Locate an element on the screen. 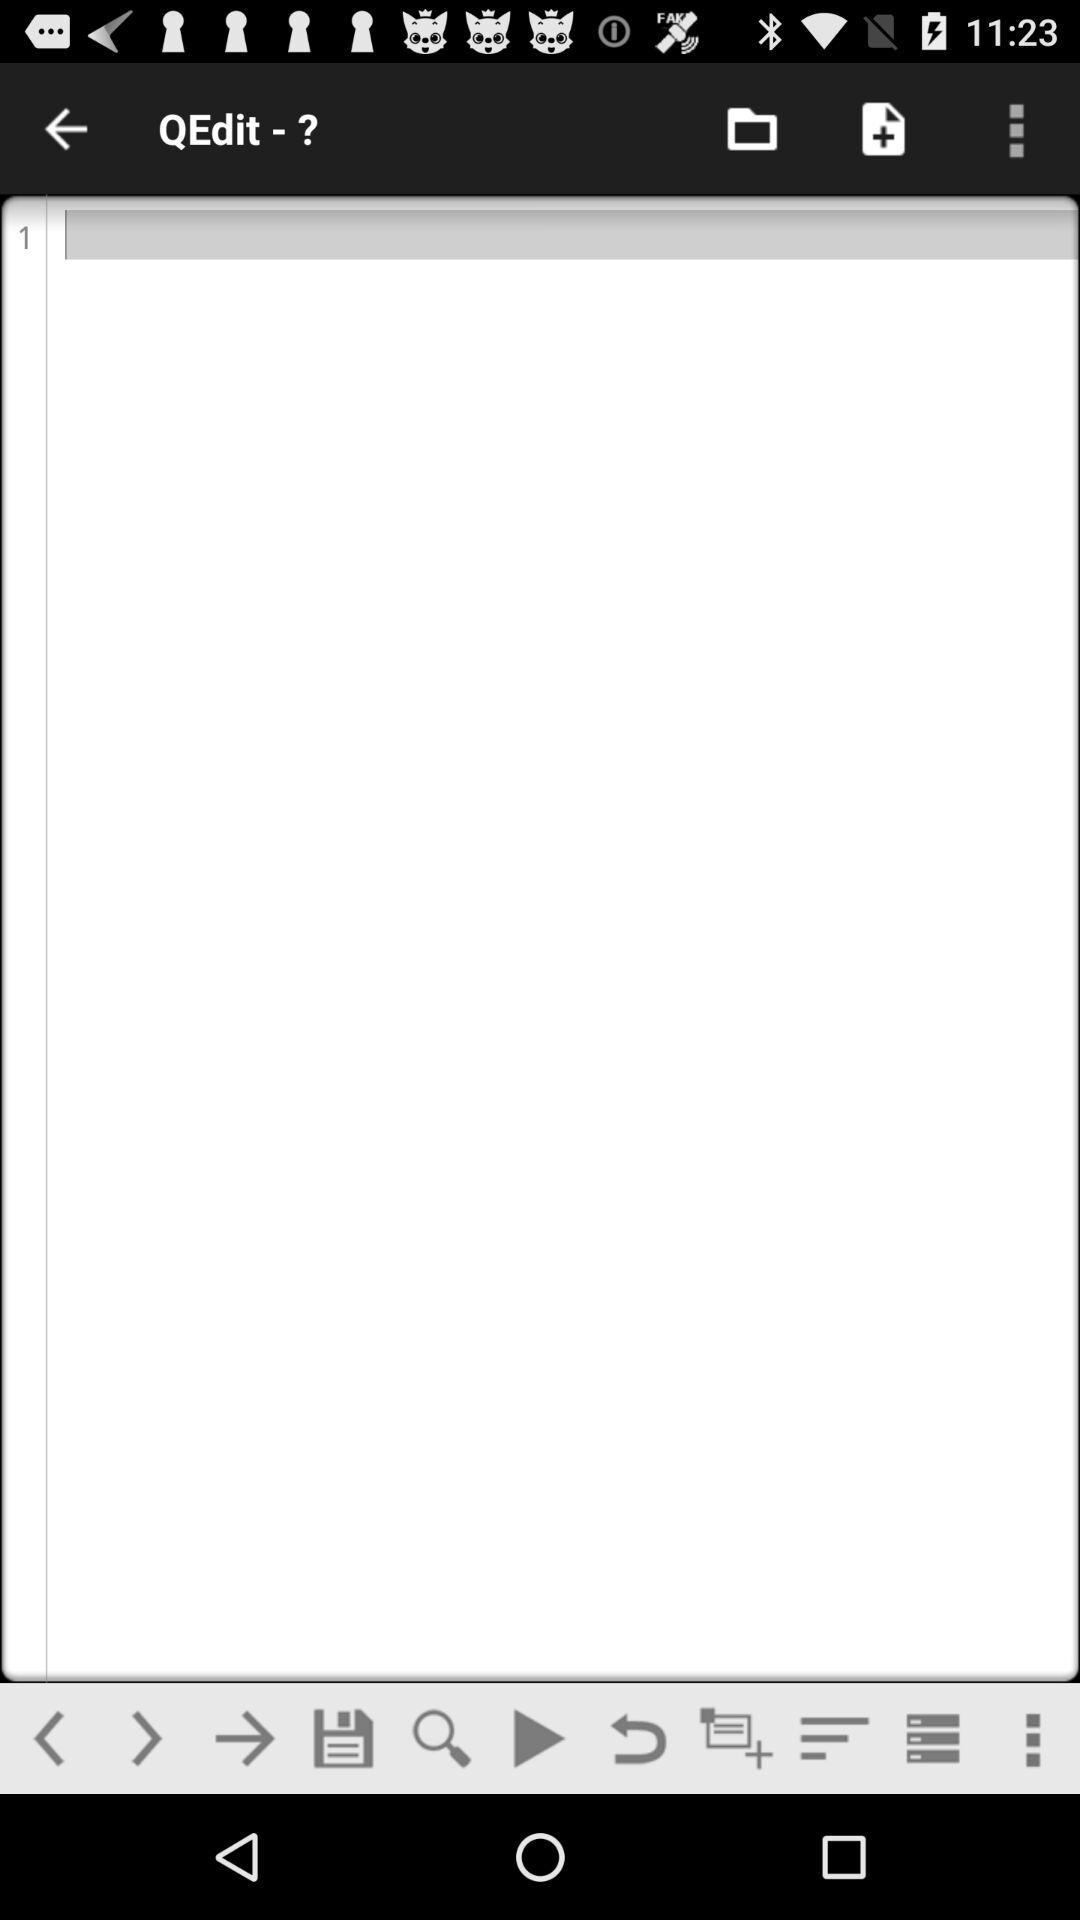  menu option is located at coordinates (1014, 127).